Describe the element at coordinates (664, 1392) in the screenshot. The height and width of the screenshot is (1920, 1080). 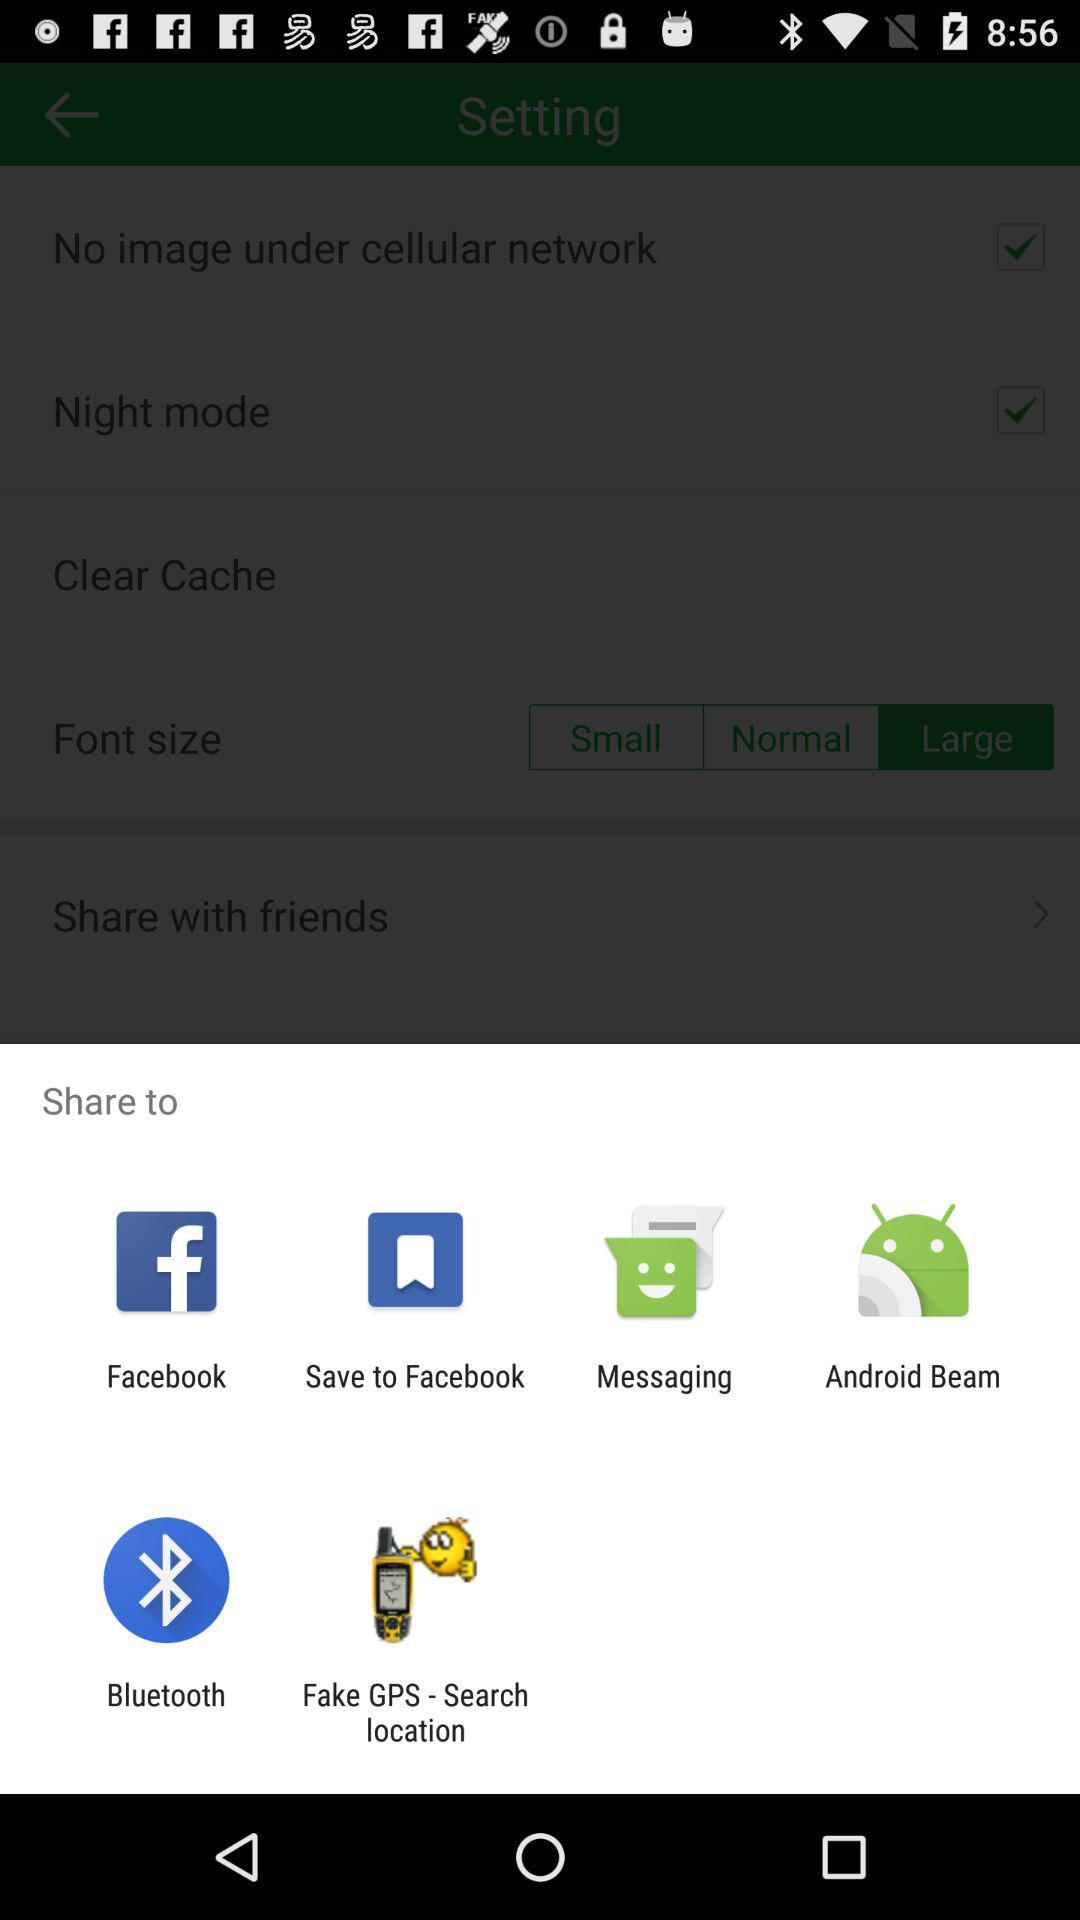
I see `the app to the right of the save to facebook` at that location.